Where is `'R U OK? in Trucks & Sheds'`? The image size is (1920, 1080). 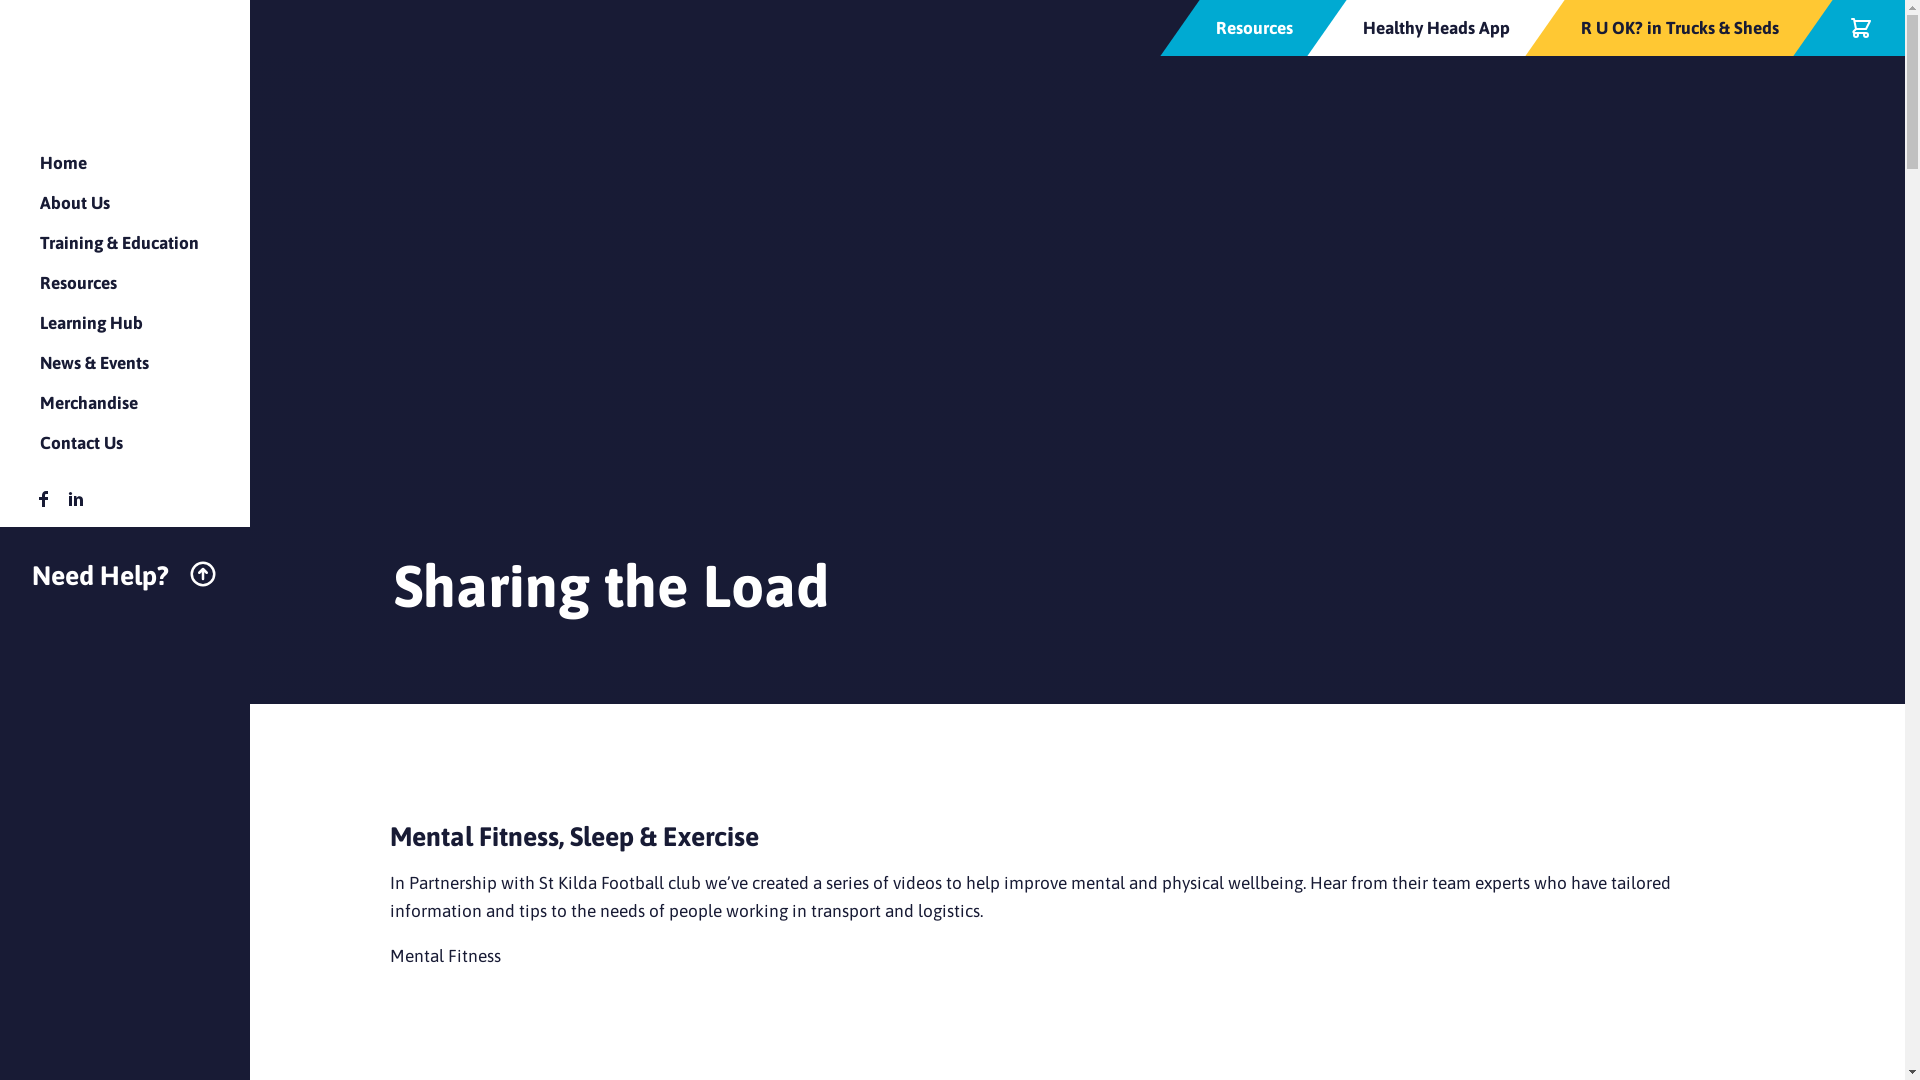 'R U OK? in Trucks & Sheds' is located at coordinates (1680, 27).